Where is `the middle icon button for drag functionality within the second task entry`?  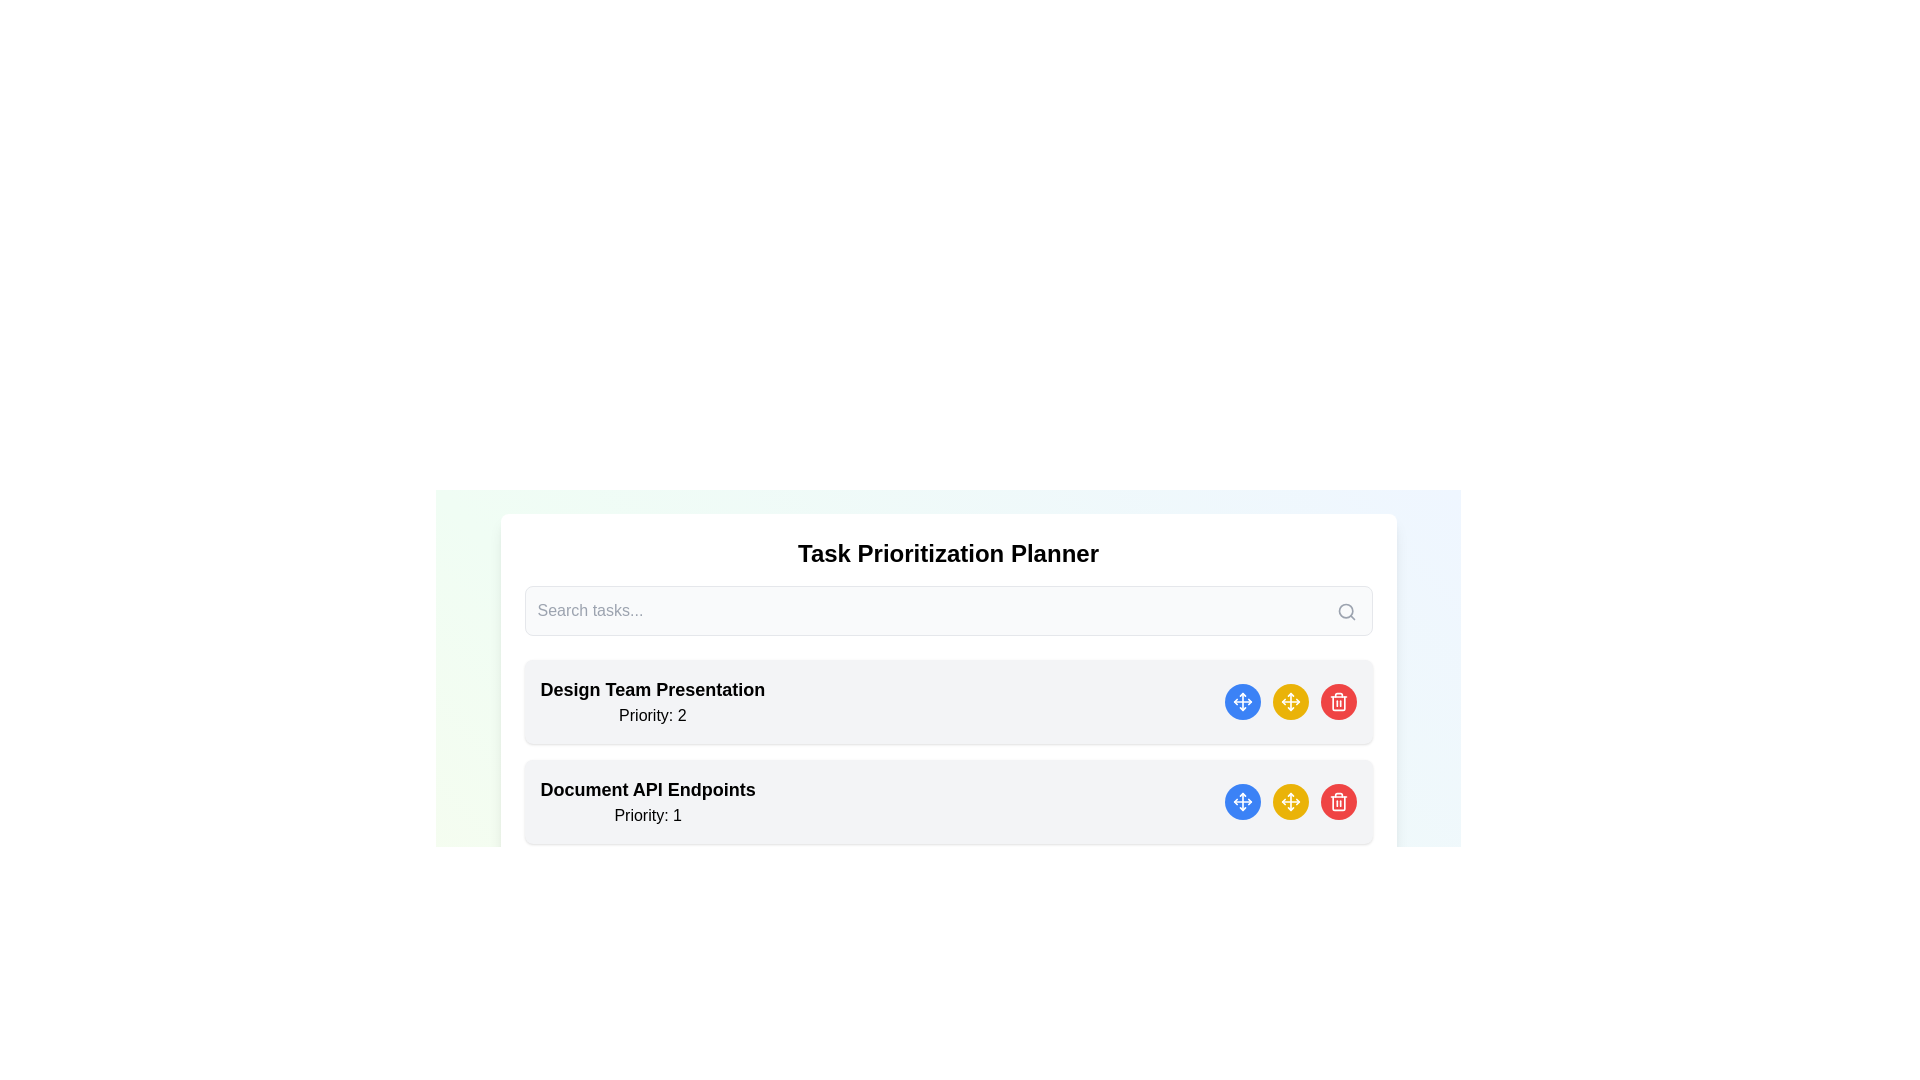
the middle icon button for drag functionality within the second task entry is located at coordinates (1290, 801).